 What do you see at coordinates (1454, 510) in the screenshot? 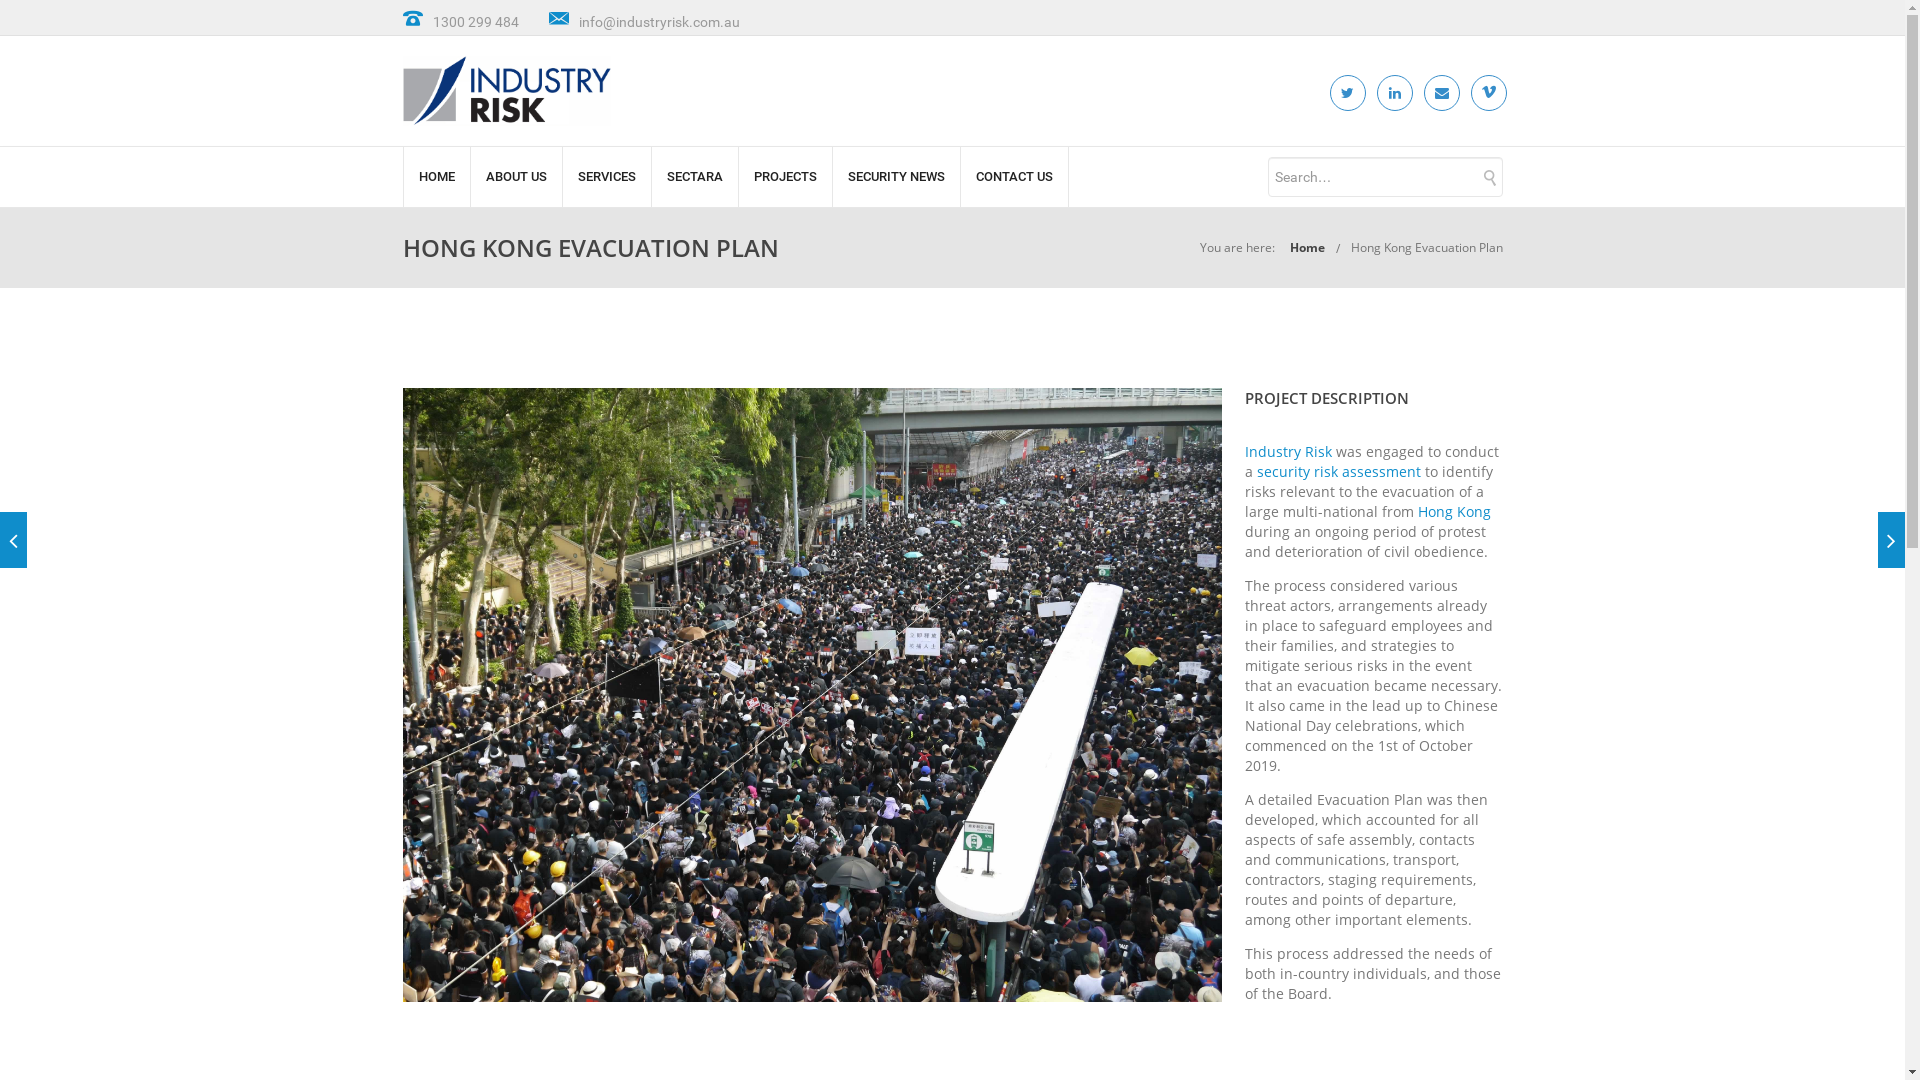
I see `'Hong Kong'` at bounding box center [1454, 510].